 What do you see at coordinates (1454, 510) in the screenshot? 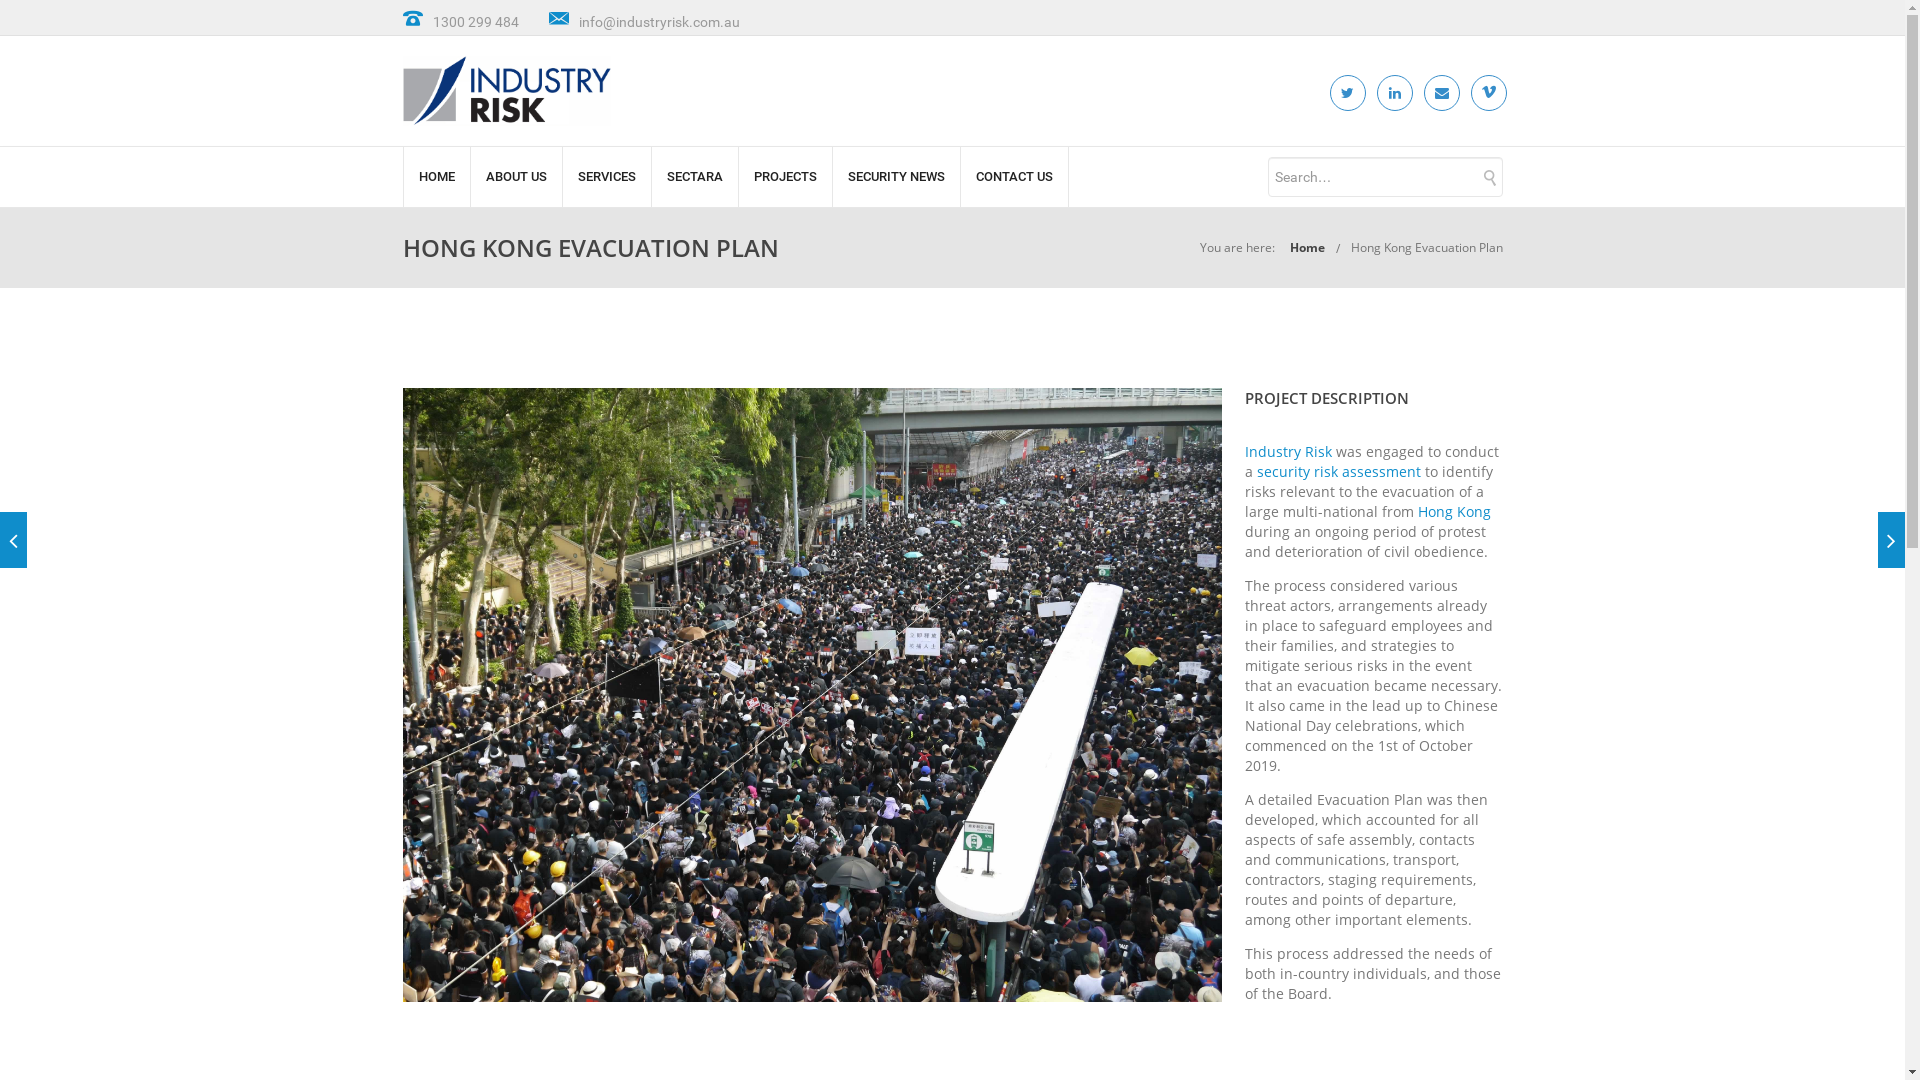
I see `'Hong Kong'` at bounding box center [1454, 510].